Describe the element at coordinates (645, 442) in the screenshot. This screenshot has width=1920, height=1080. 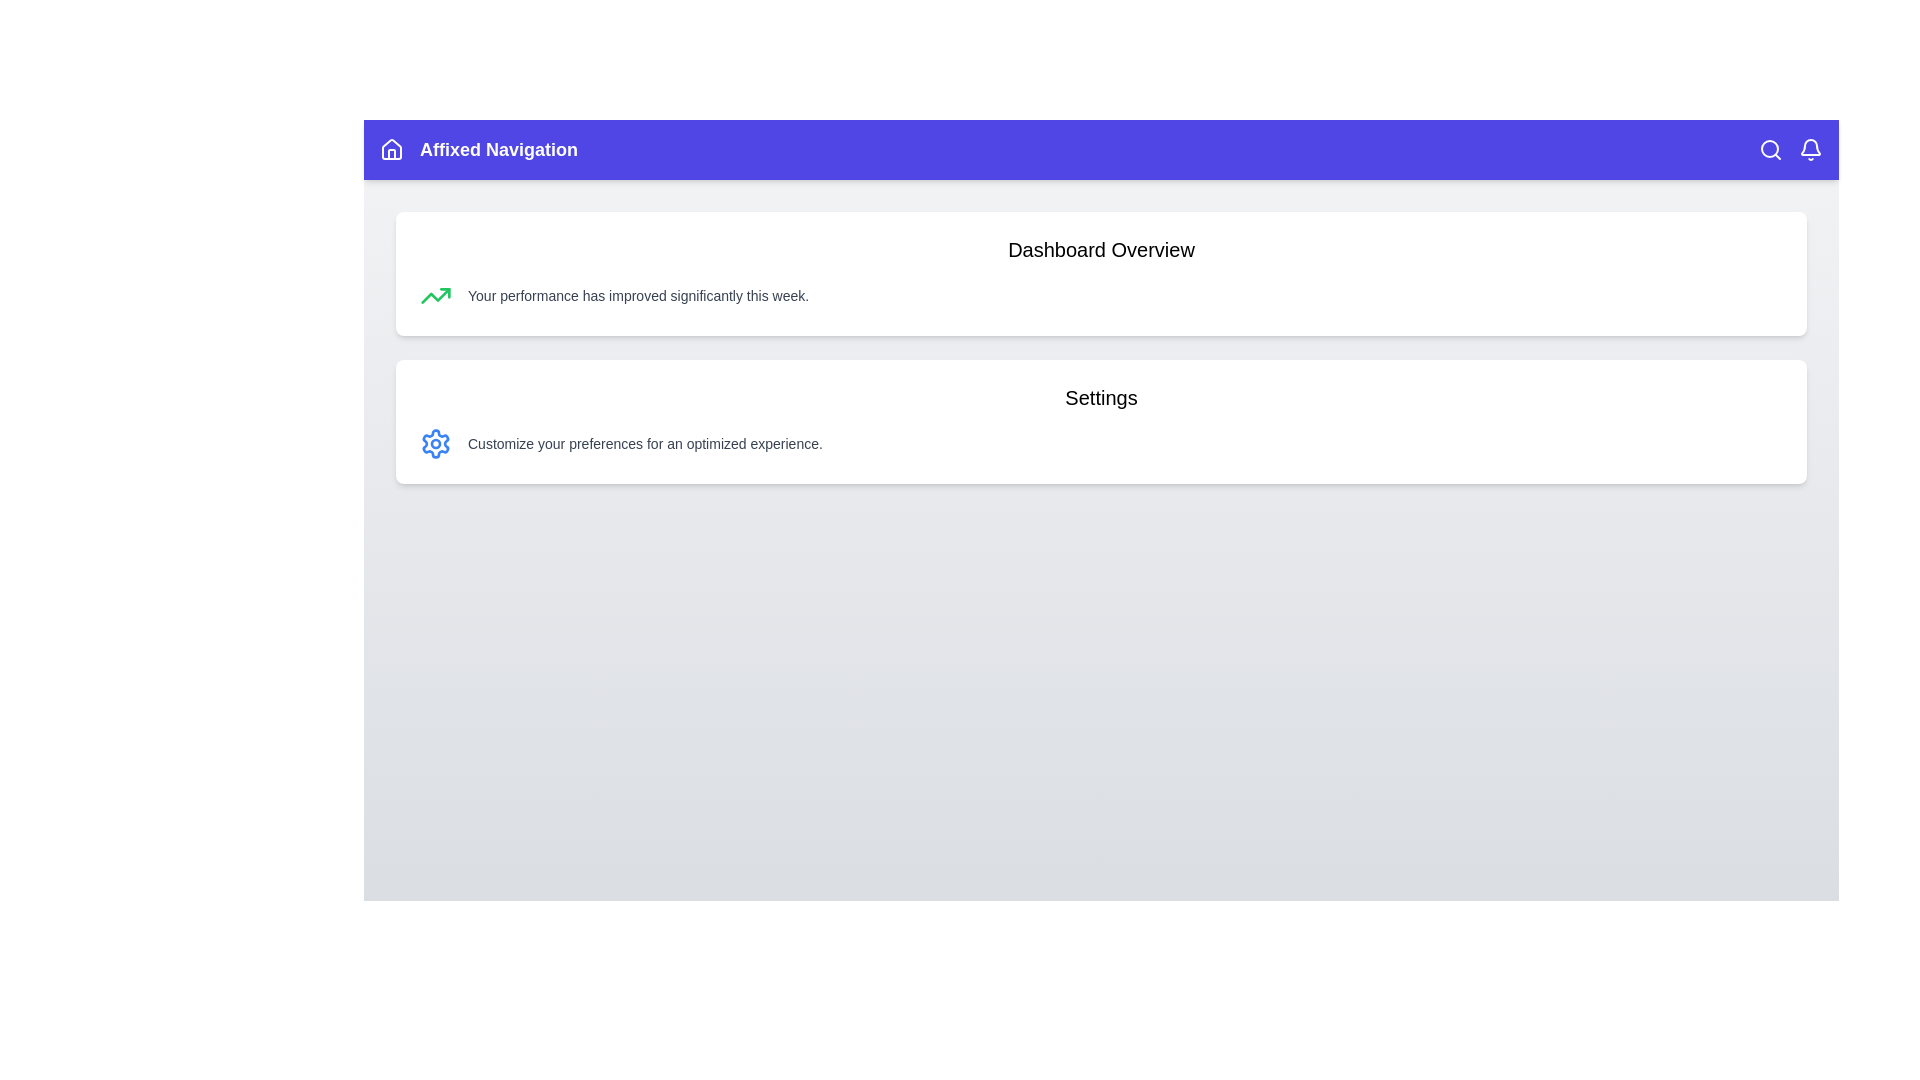
I see `information displayed in the text label stating 'Customize your preferences for an optimized experience.' located next to the gear icon in the Settings section` at that location.